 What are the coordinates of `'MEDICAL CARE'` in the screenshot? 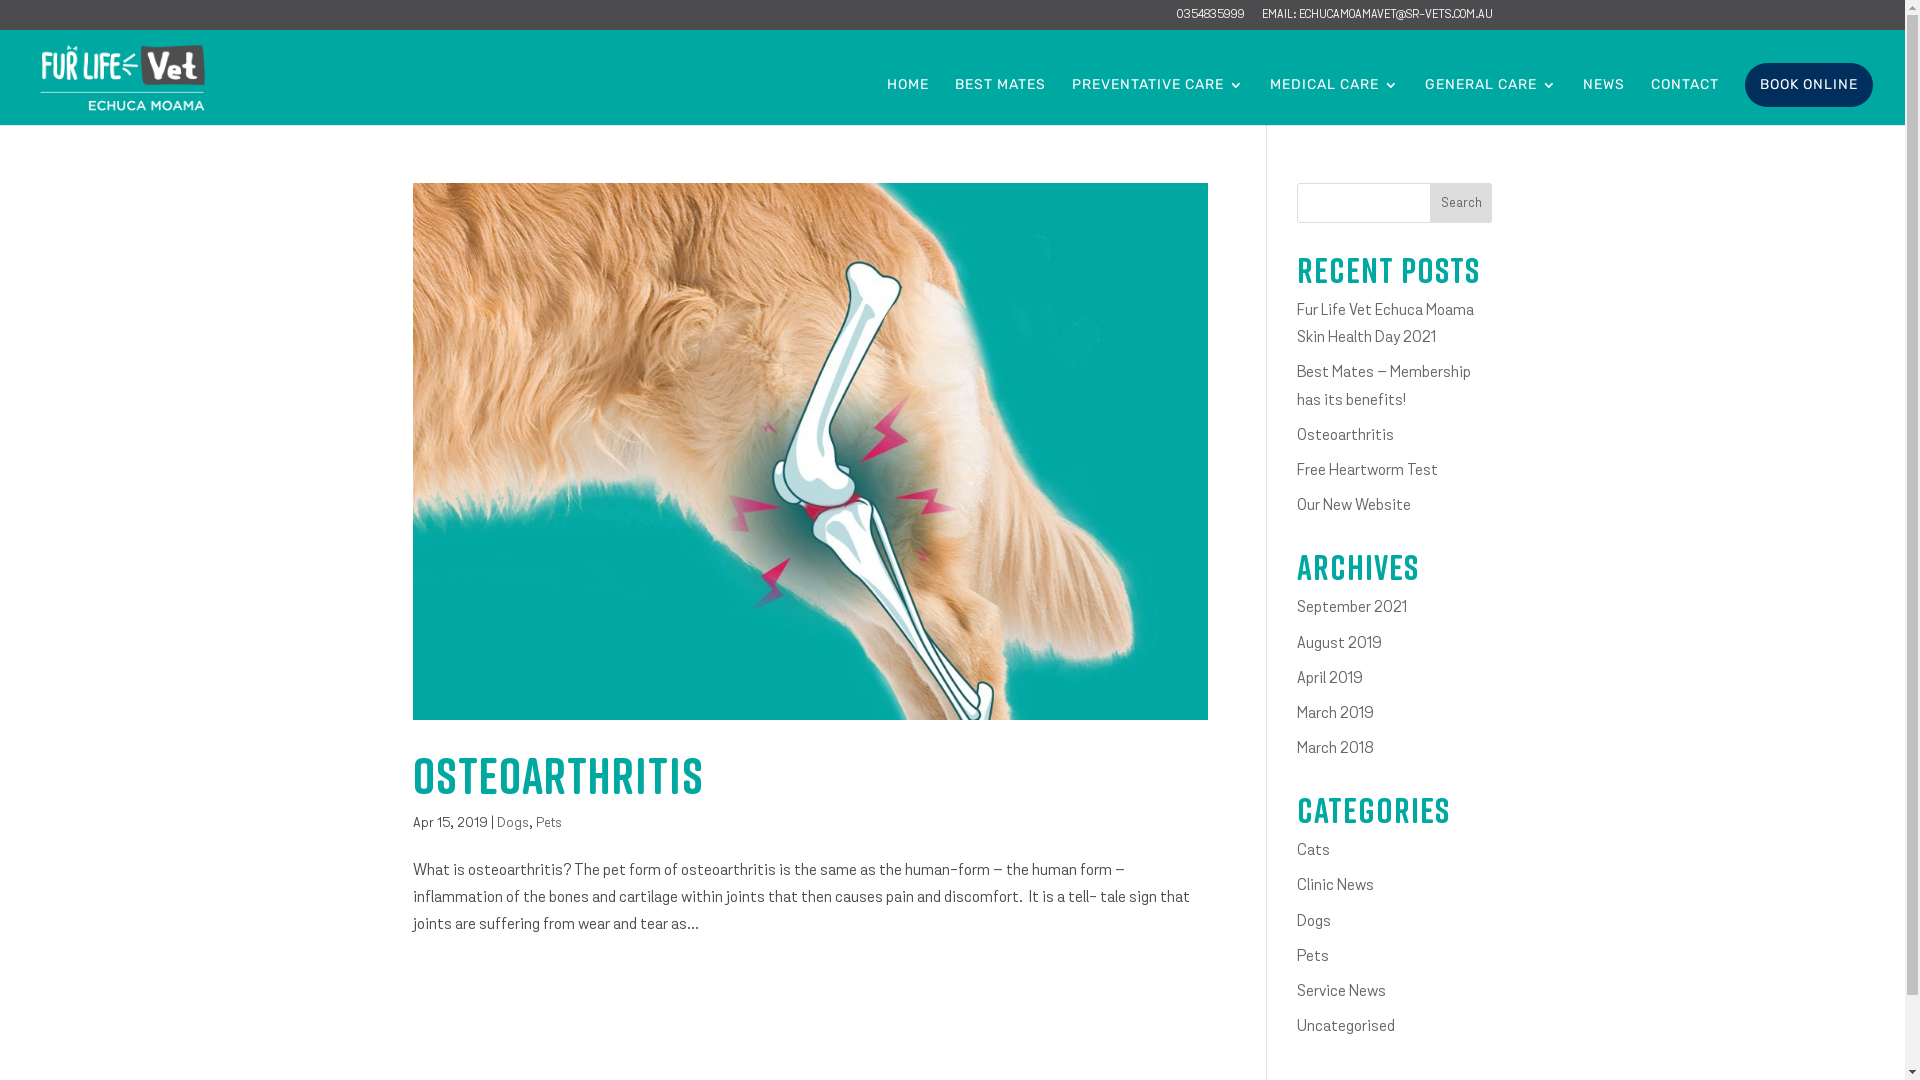 It's located at (1334, 101).